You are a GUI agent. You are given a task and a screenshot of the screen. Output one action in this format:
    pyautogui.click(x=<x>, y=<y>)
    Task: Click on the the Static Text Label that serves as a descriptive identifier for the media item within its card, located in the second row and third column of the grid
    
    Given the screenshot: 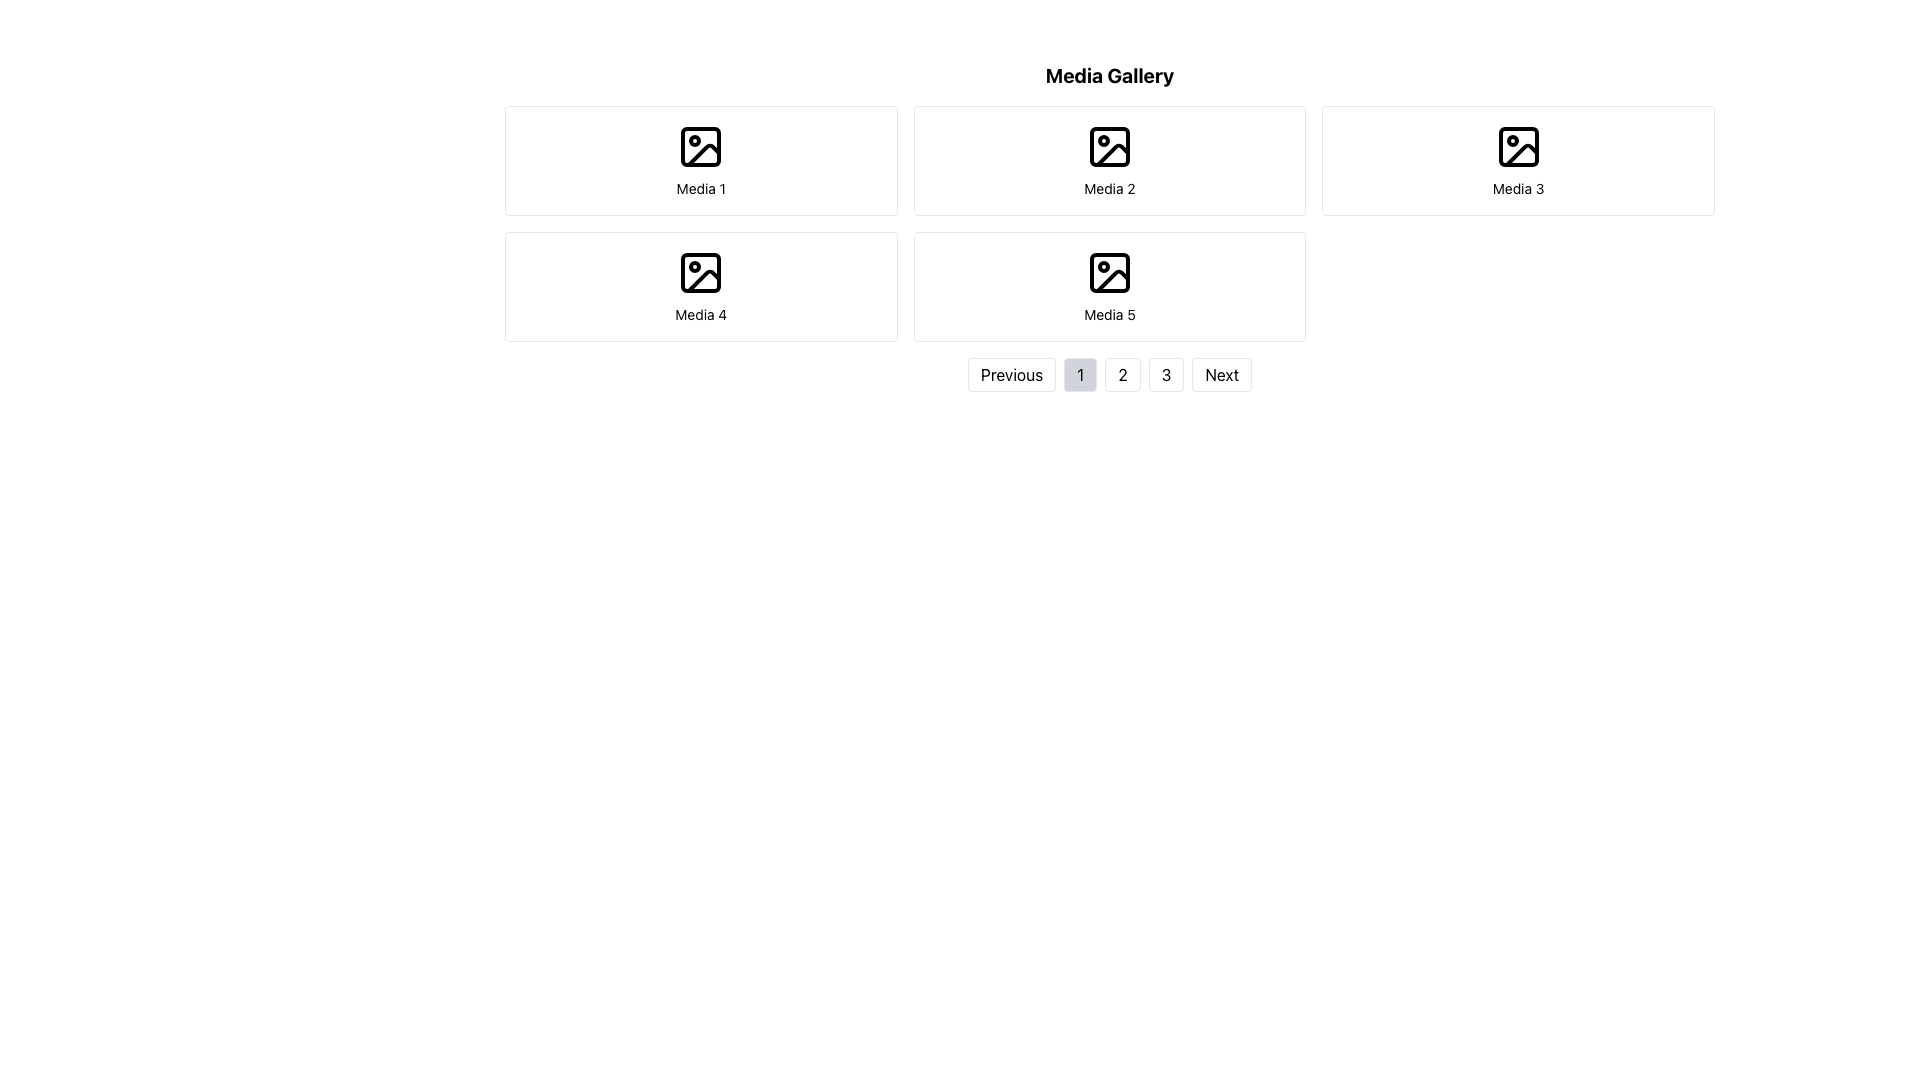 What is the action you would take?
    pyautogui.click(x=1108, y=315)
    